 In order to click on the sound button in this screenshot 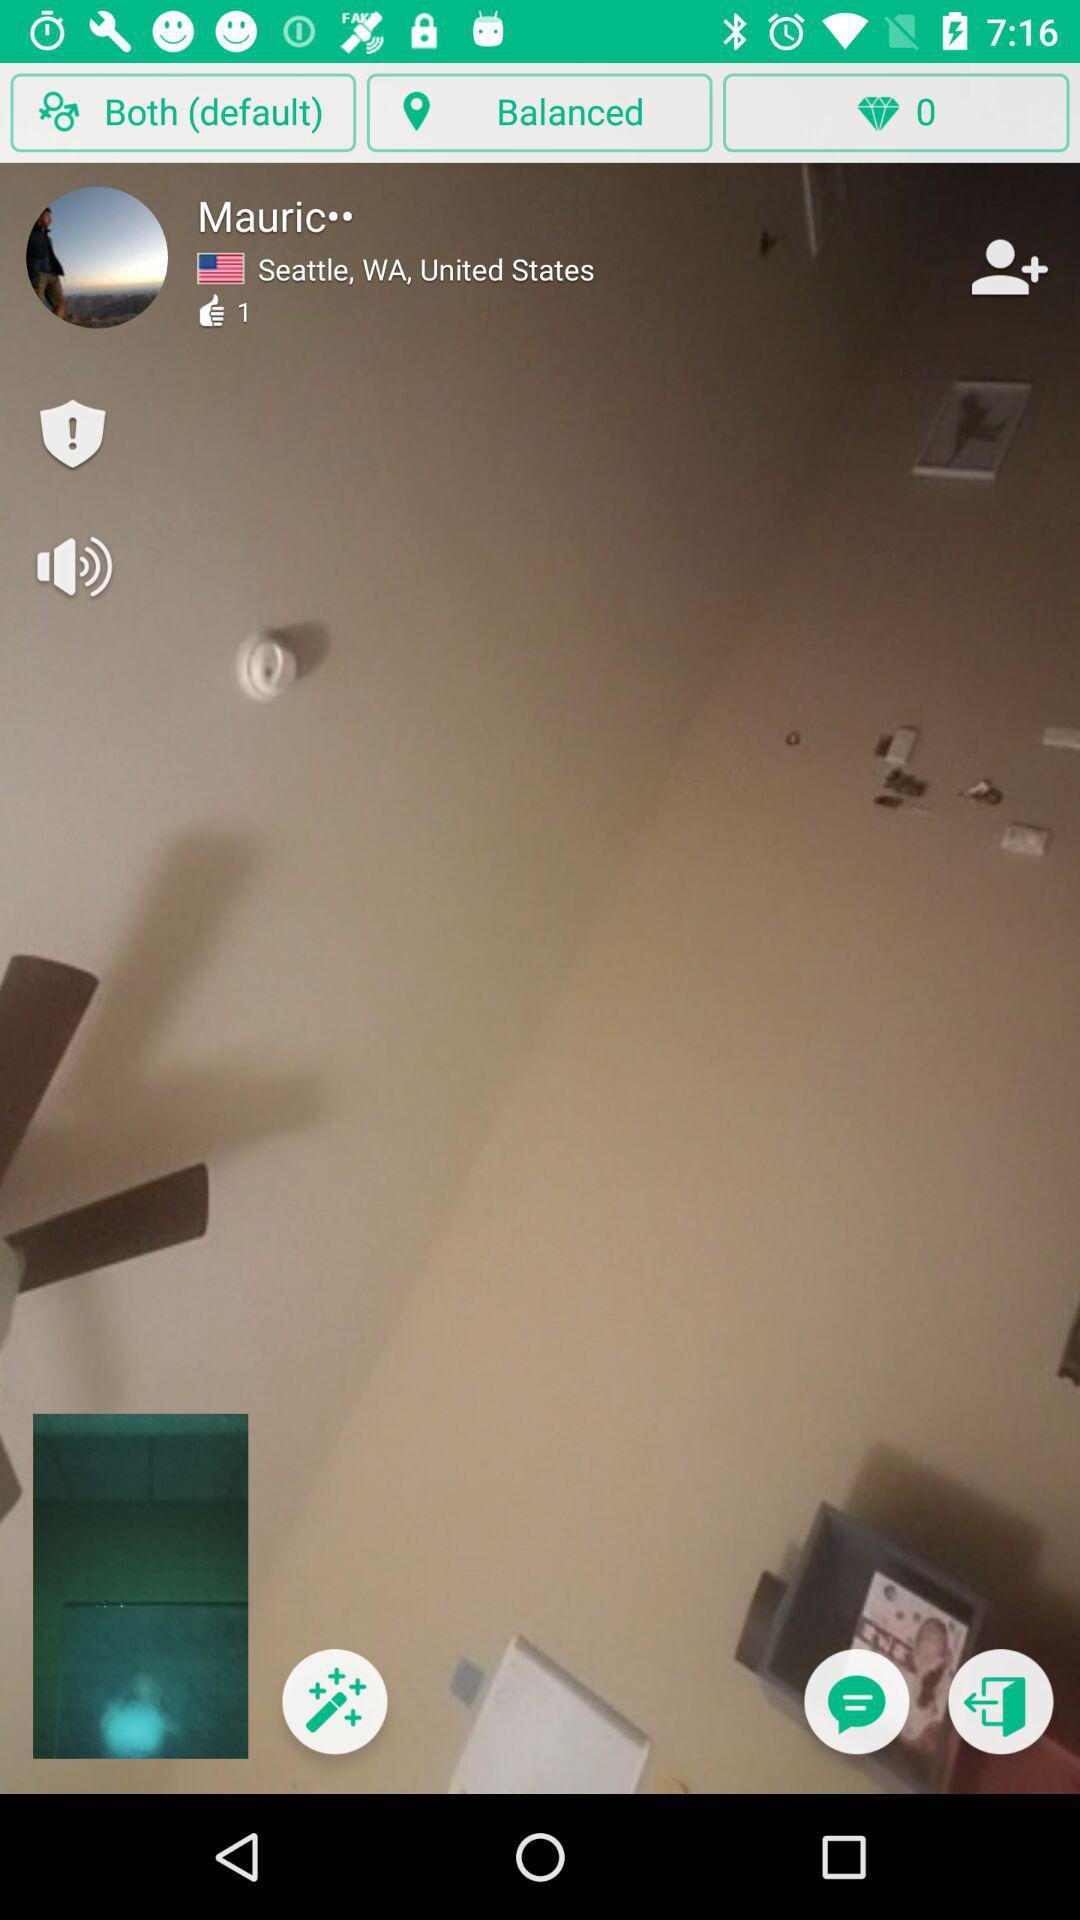, I will do `click(72, 565)`.